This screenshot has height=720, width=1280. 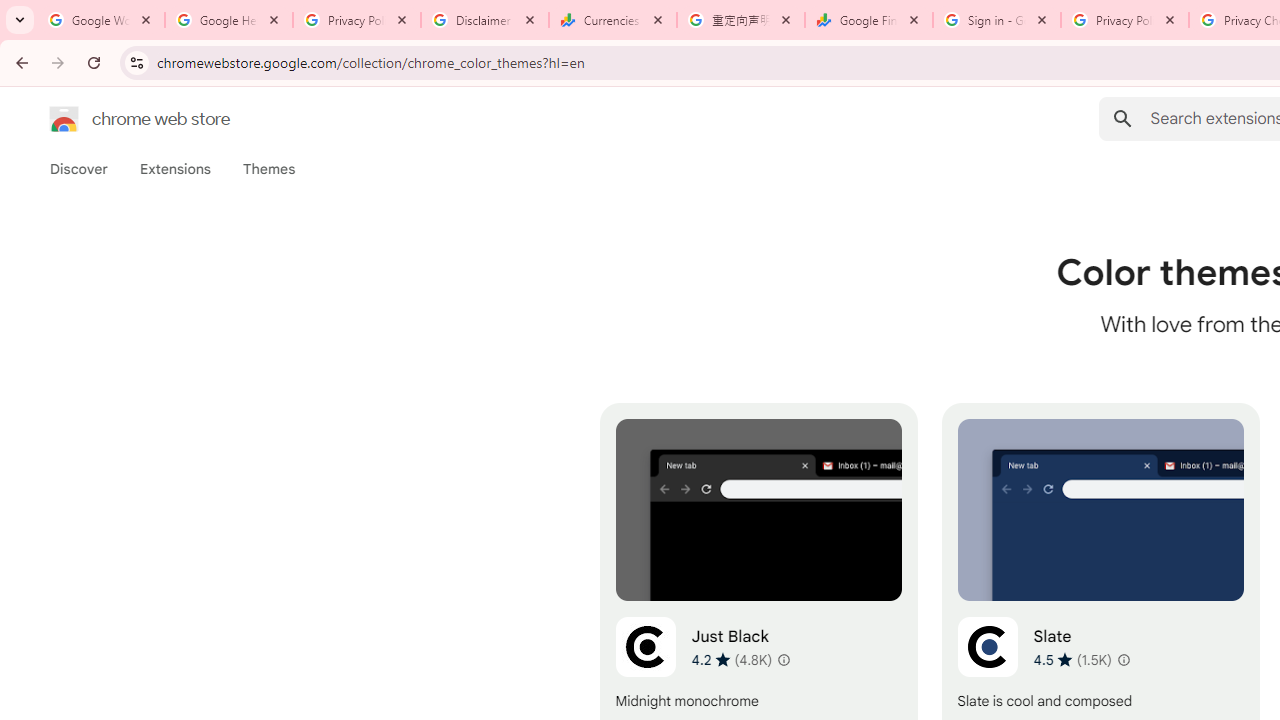 What do you see at coordinates (782, 659) in the screenshot?
I see `'Learn more about results and reviews "Just Black"'` at bounding box center [782, 659].